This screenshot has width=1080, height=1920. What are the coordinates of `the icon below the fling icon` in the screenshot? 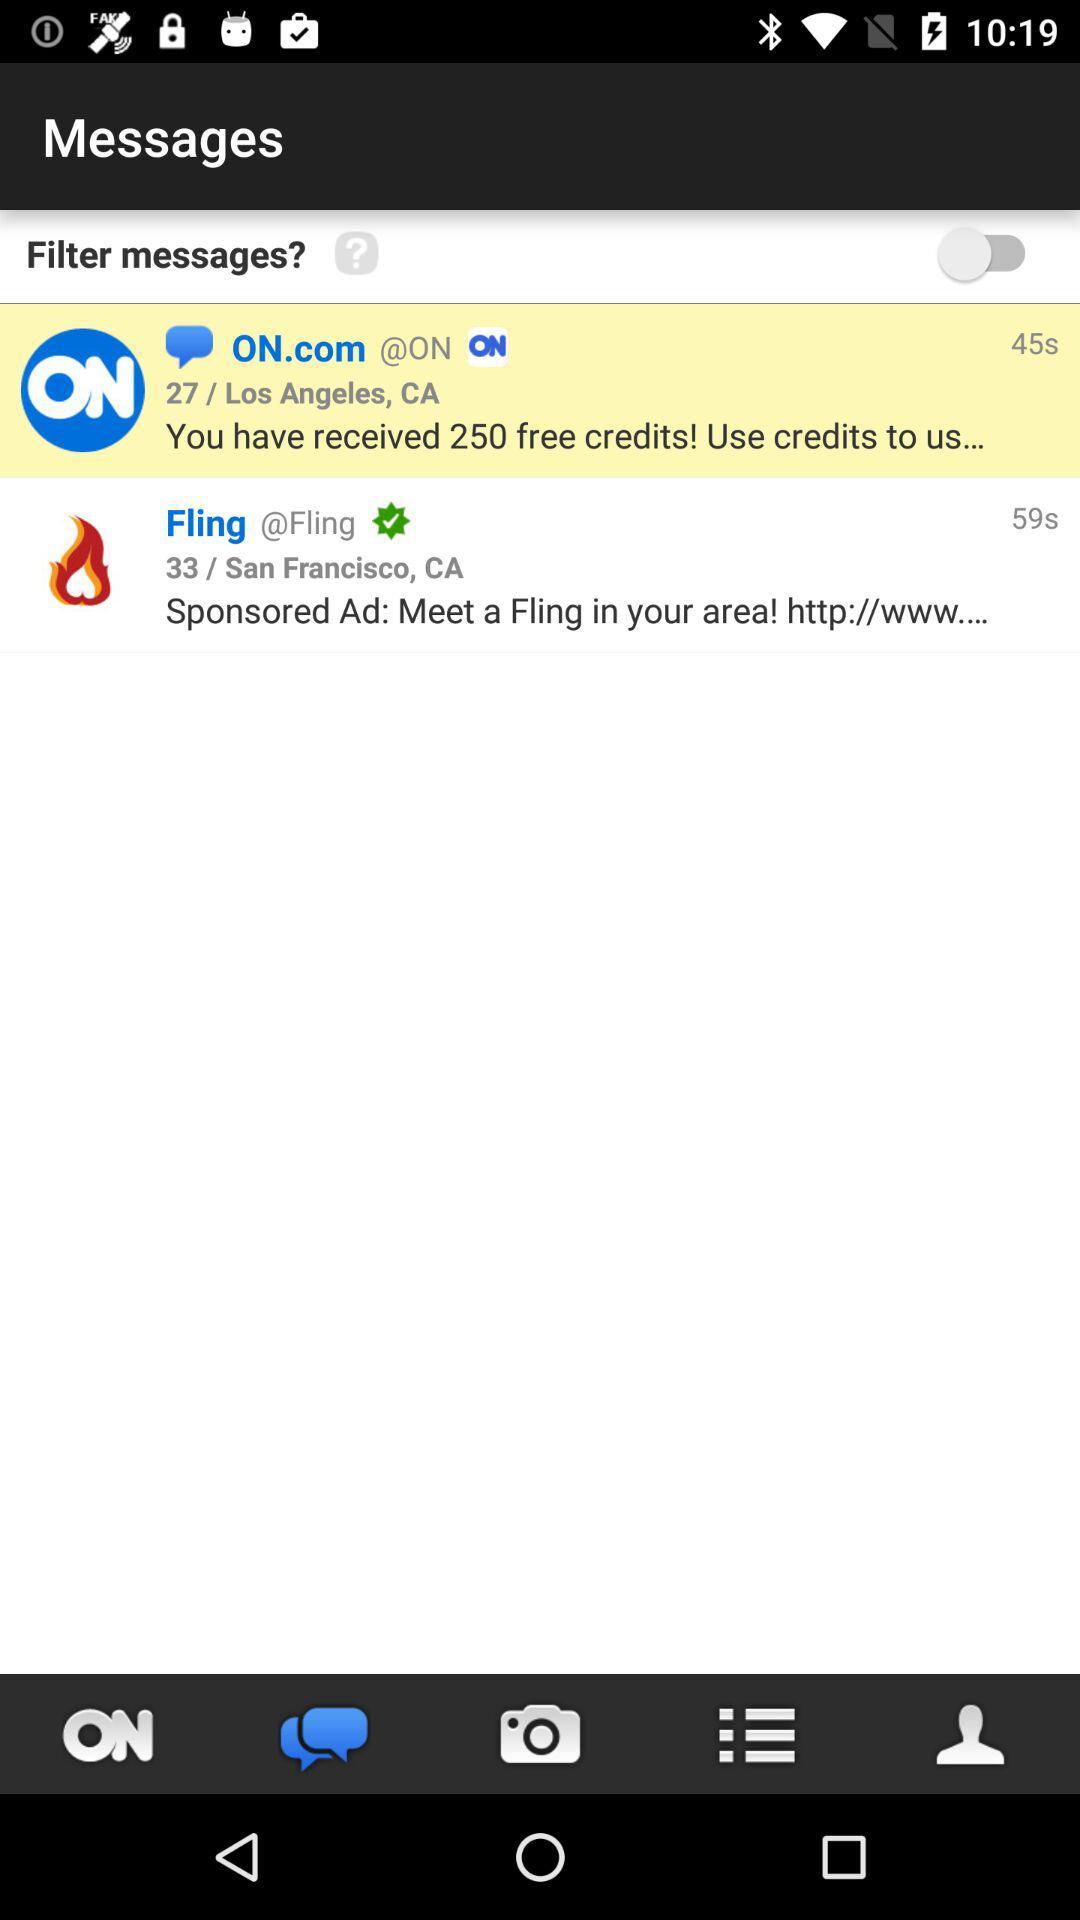 It's located at (314, 565).